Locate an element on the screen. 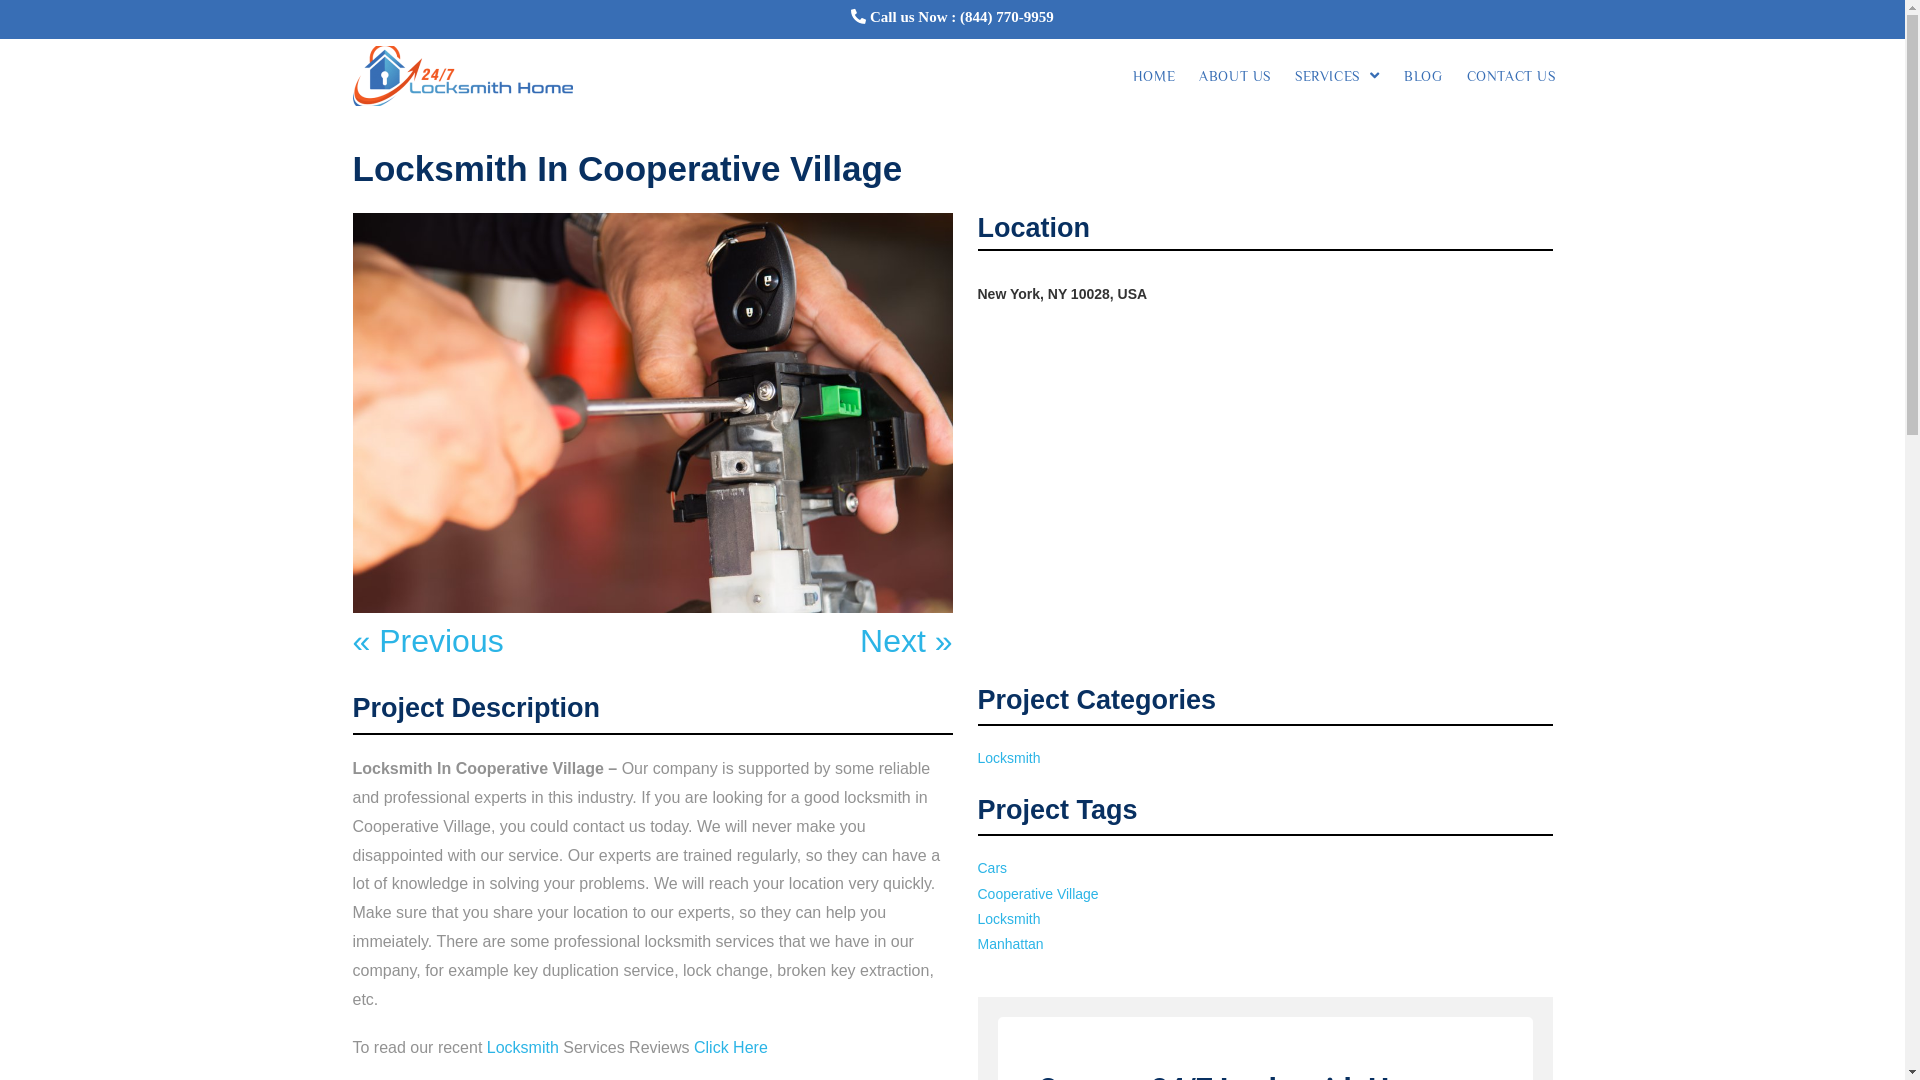 The image size is (1920, 1080). 'ABOUT US' is located at coordinates (1233, 75).